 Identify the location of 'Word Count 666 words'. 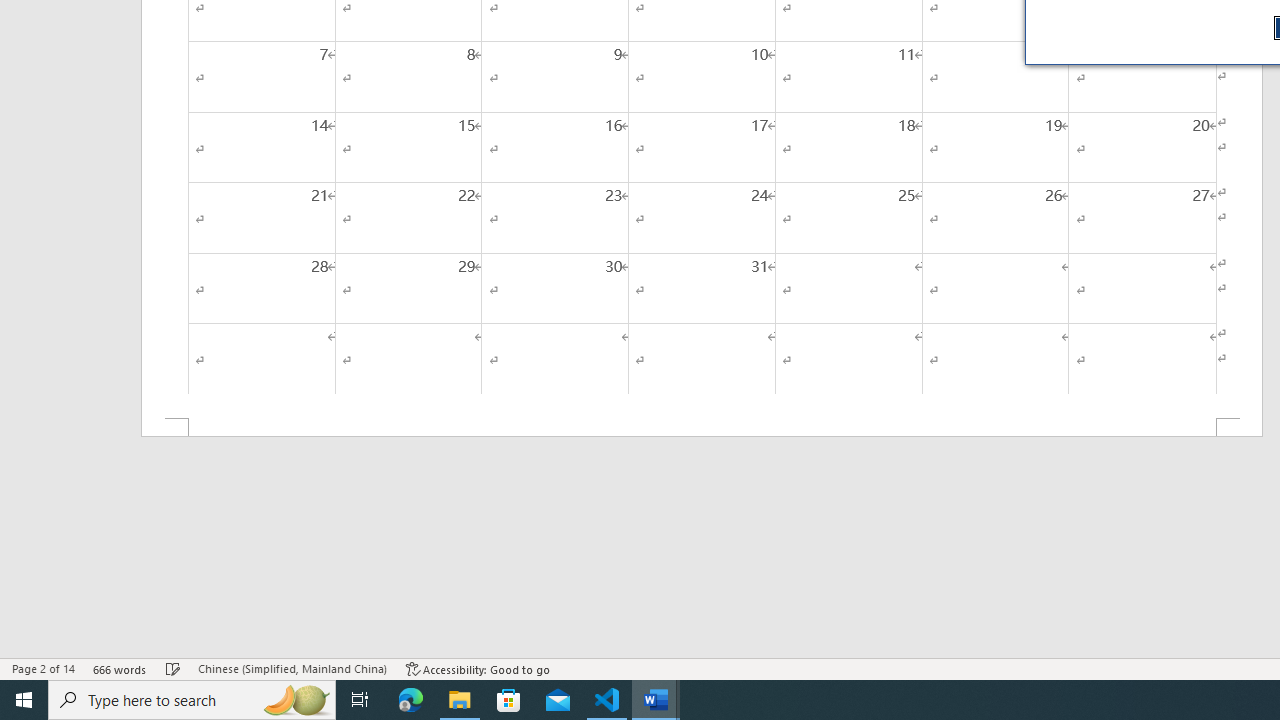
(119, 669).